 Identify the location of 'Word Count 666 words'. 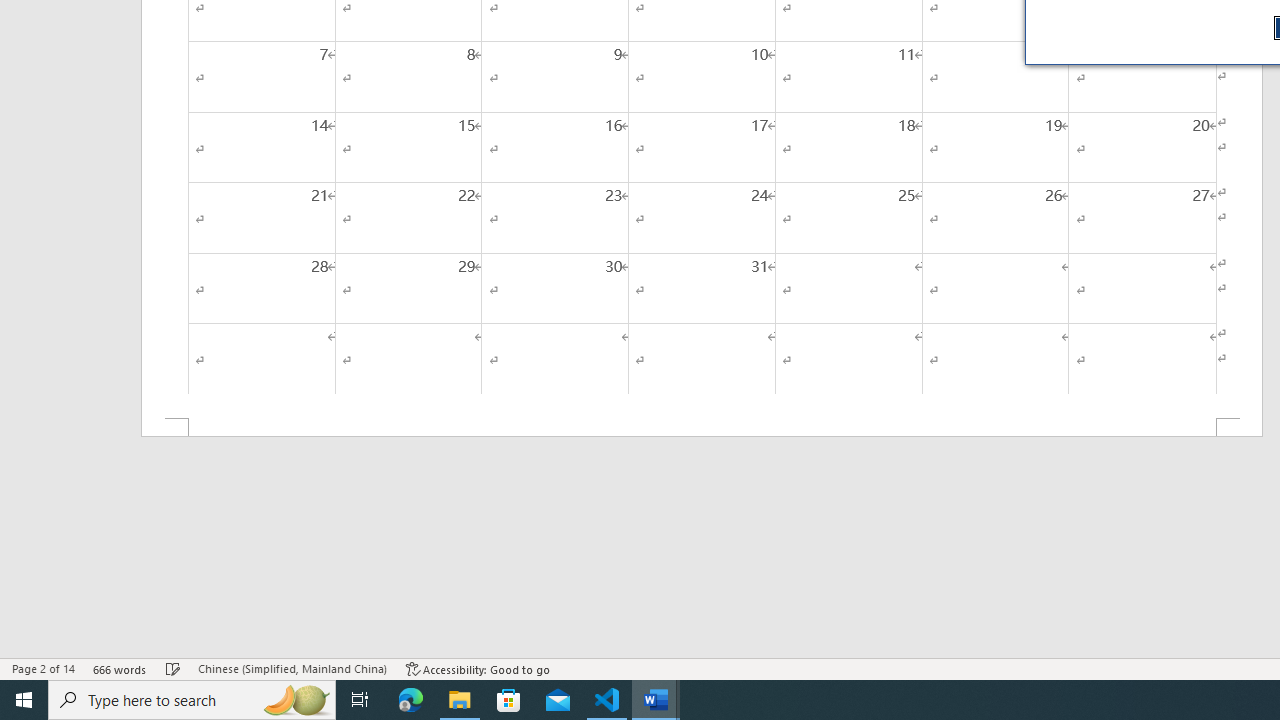
(119, 669).